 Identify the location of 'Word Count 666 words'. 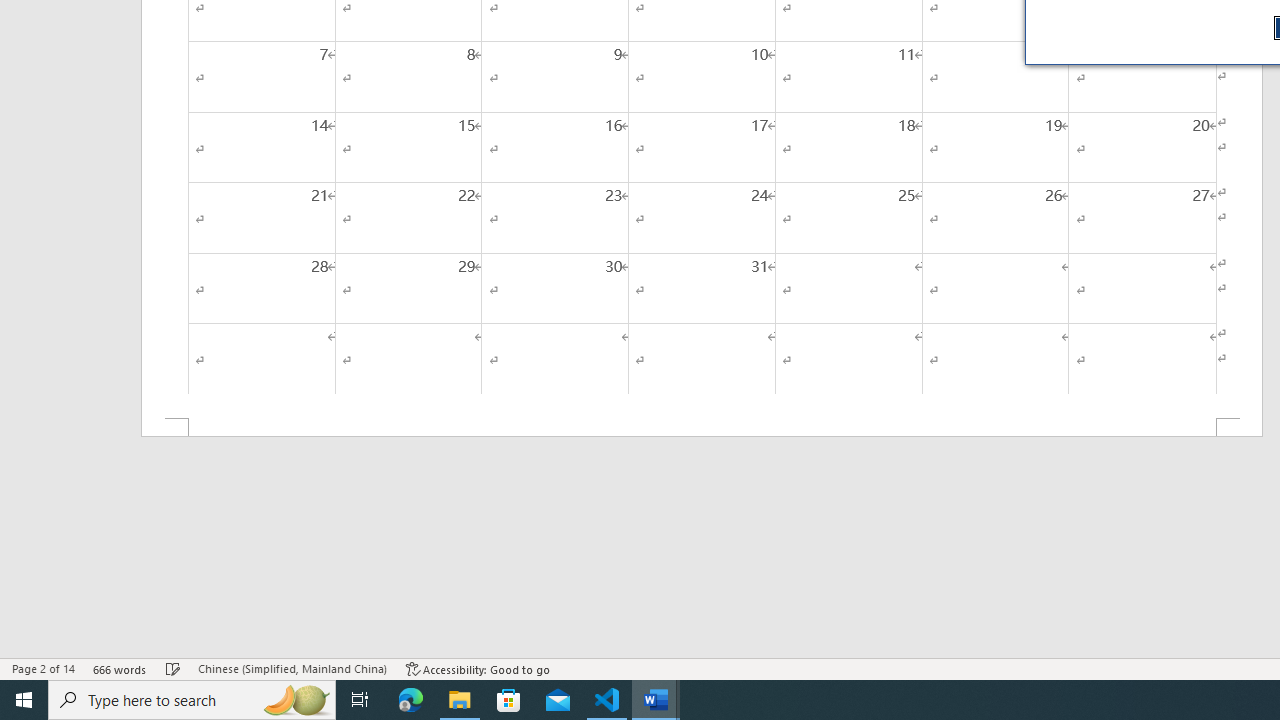
(119, 669).